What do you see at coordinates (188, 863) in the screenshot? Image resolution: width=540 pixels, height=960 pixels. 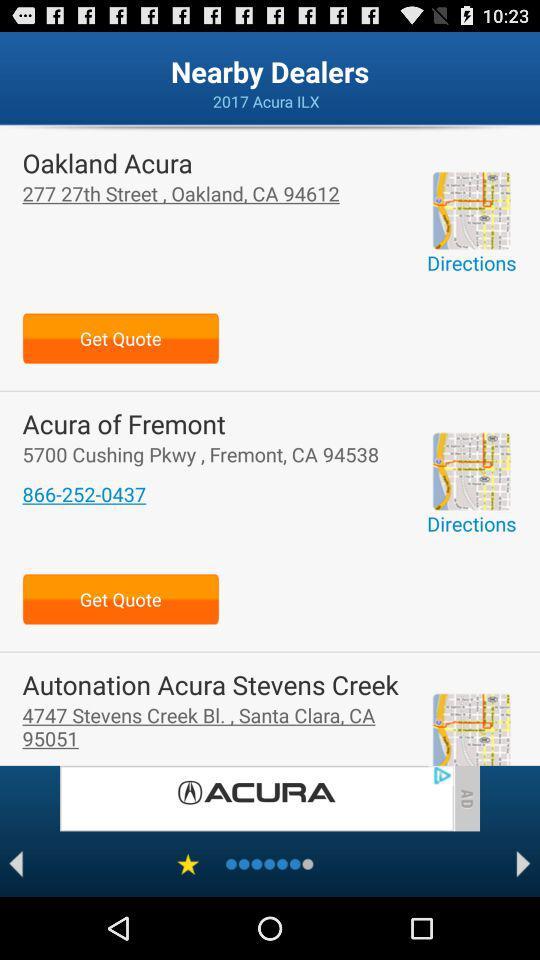 I see `button to put on favorite` at bounding box center [188, 863].